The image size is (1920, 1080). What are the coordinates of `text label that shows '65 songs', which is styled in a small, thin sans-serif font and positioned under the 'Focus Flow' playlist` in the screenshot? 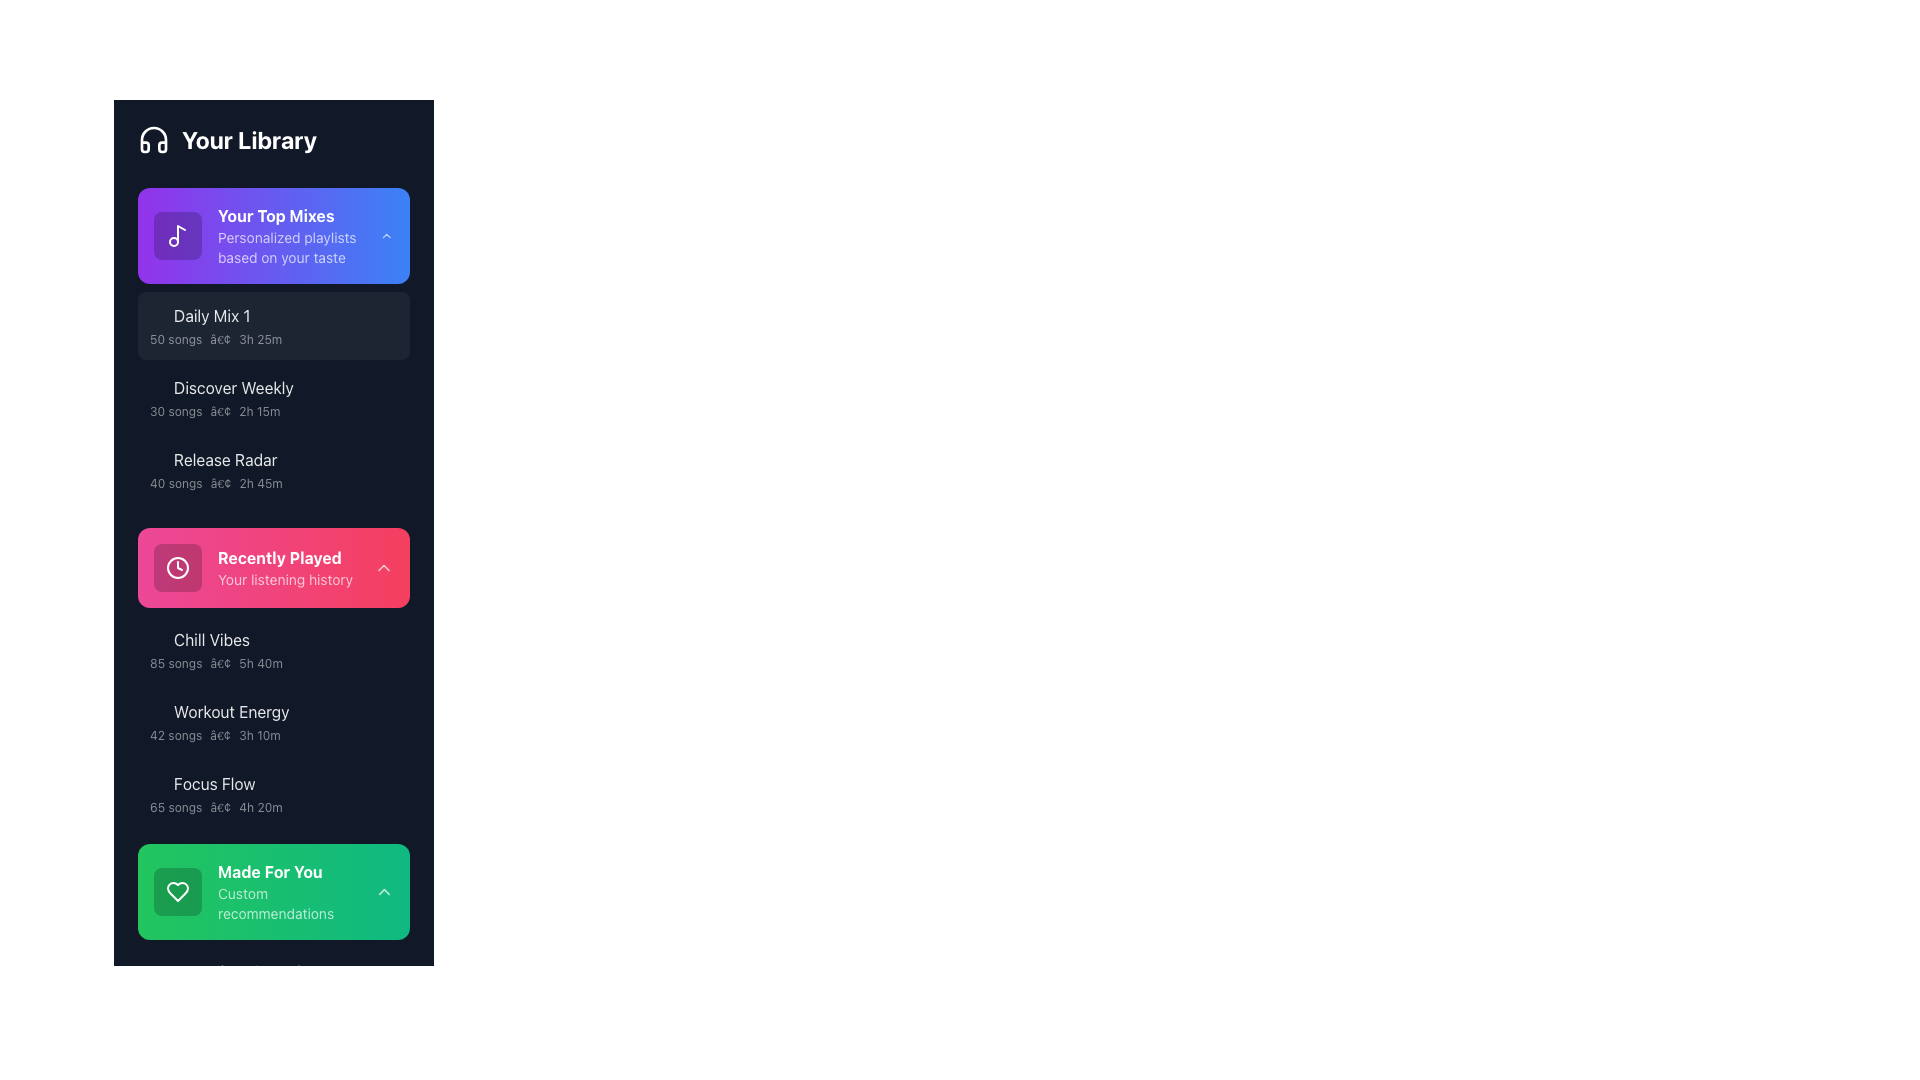 It's located at (176, 806).